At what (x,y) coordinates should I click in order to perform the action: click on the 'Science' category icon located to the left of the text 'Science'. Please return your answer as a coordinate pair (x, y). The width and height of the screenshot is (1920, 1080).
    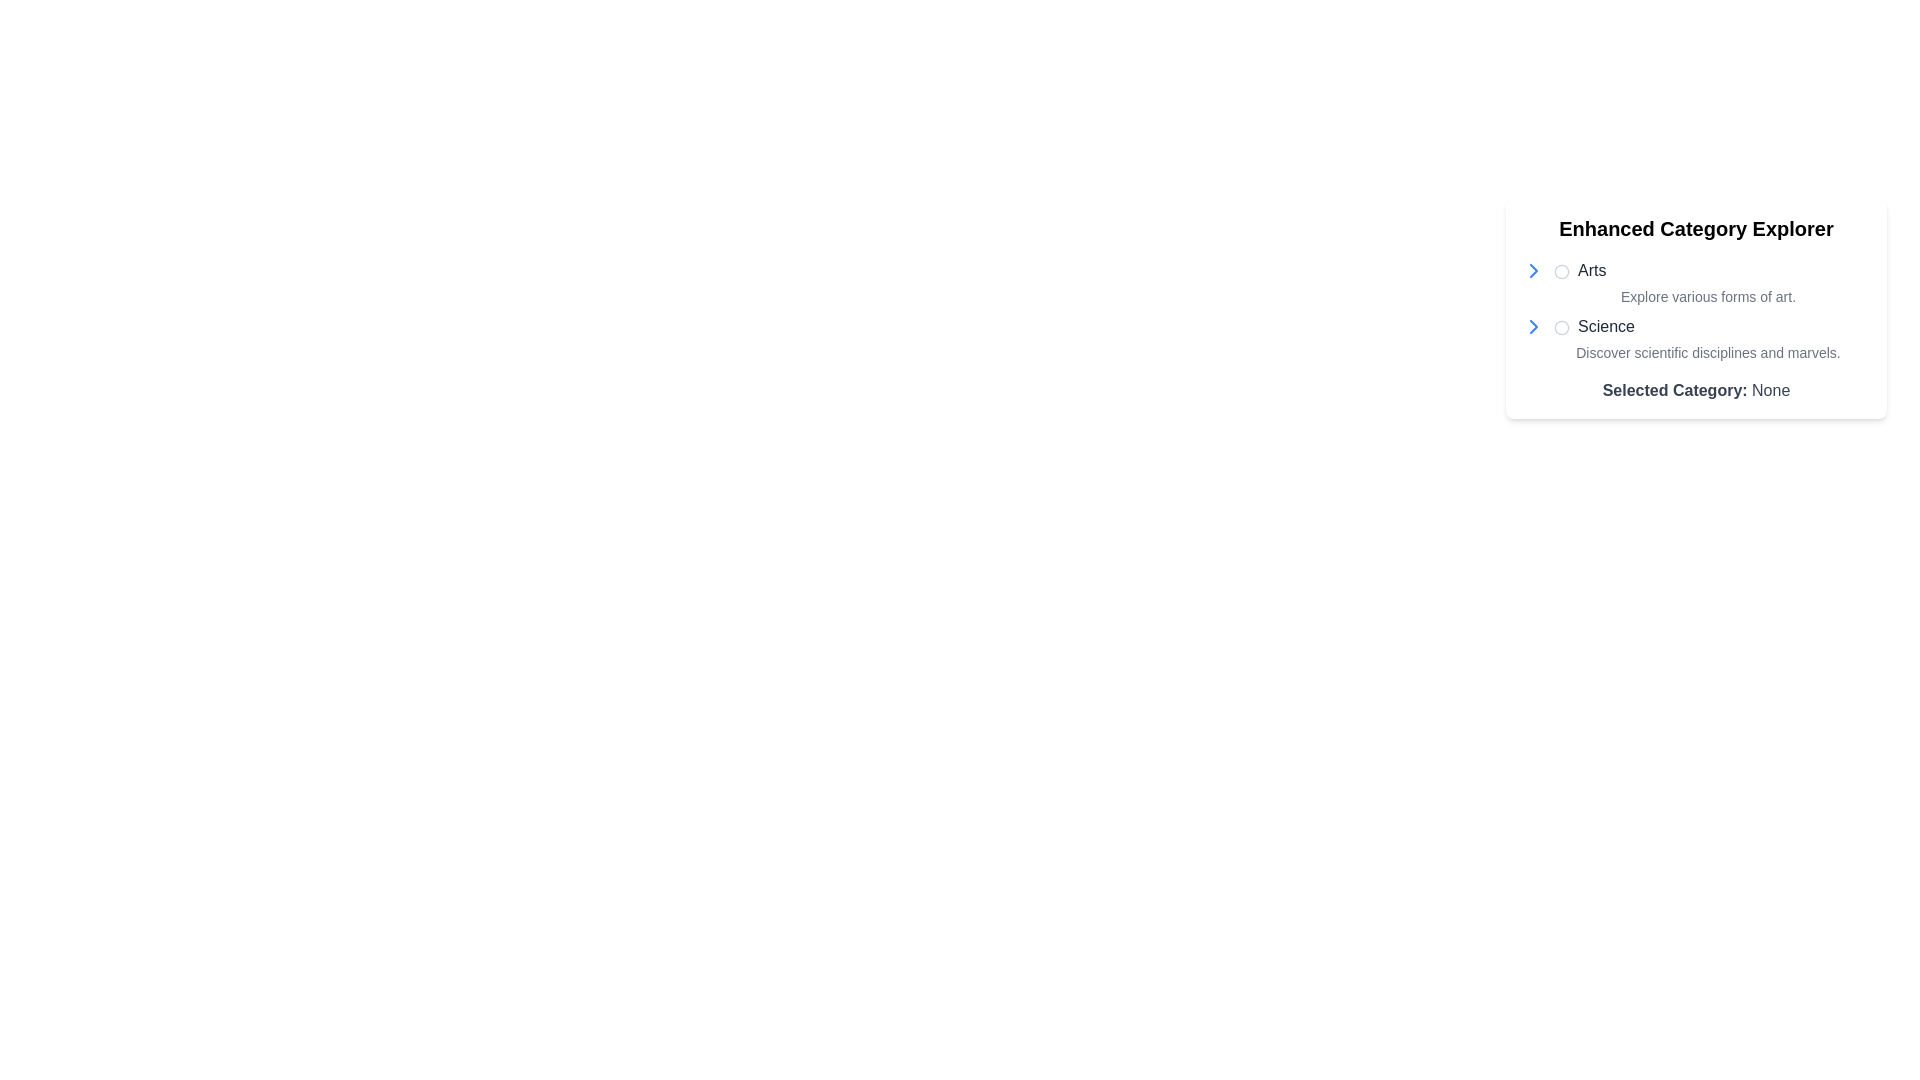
    Looking at the image, I should click on (1533, 326).